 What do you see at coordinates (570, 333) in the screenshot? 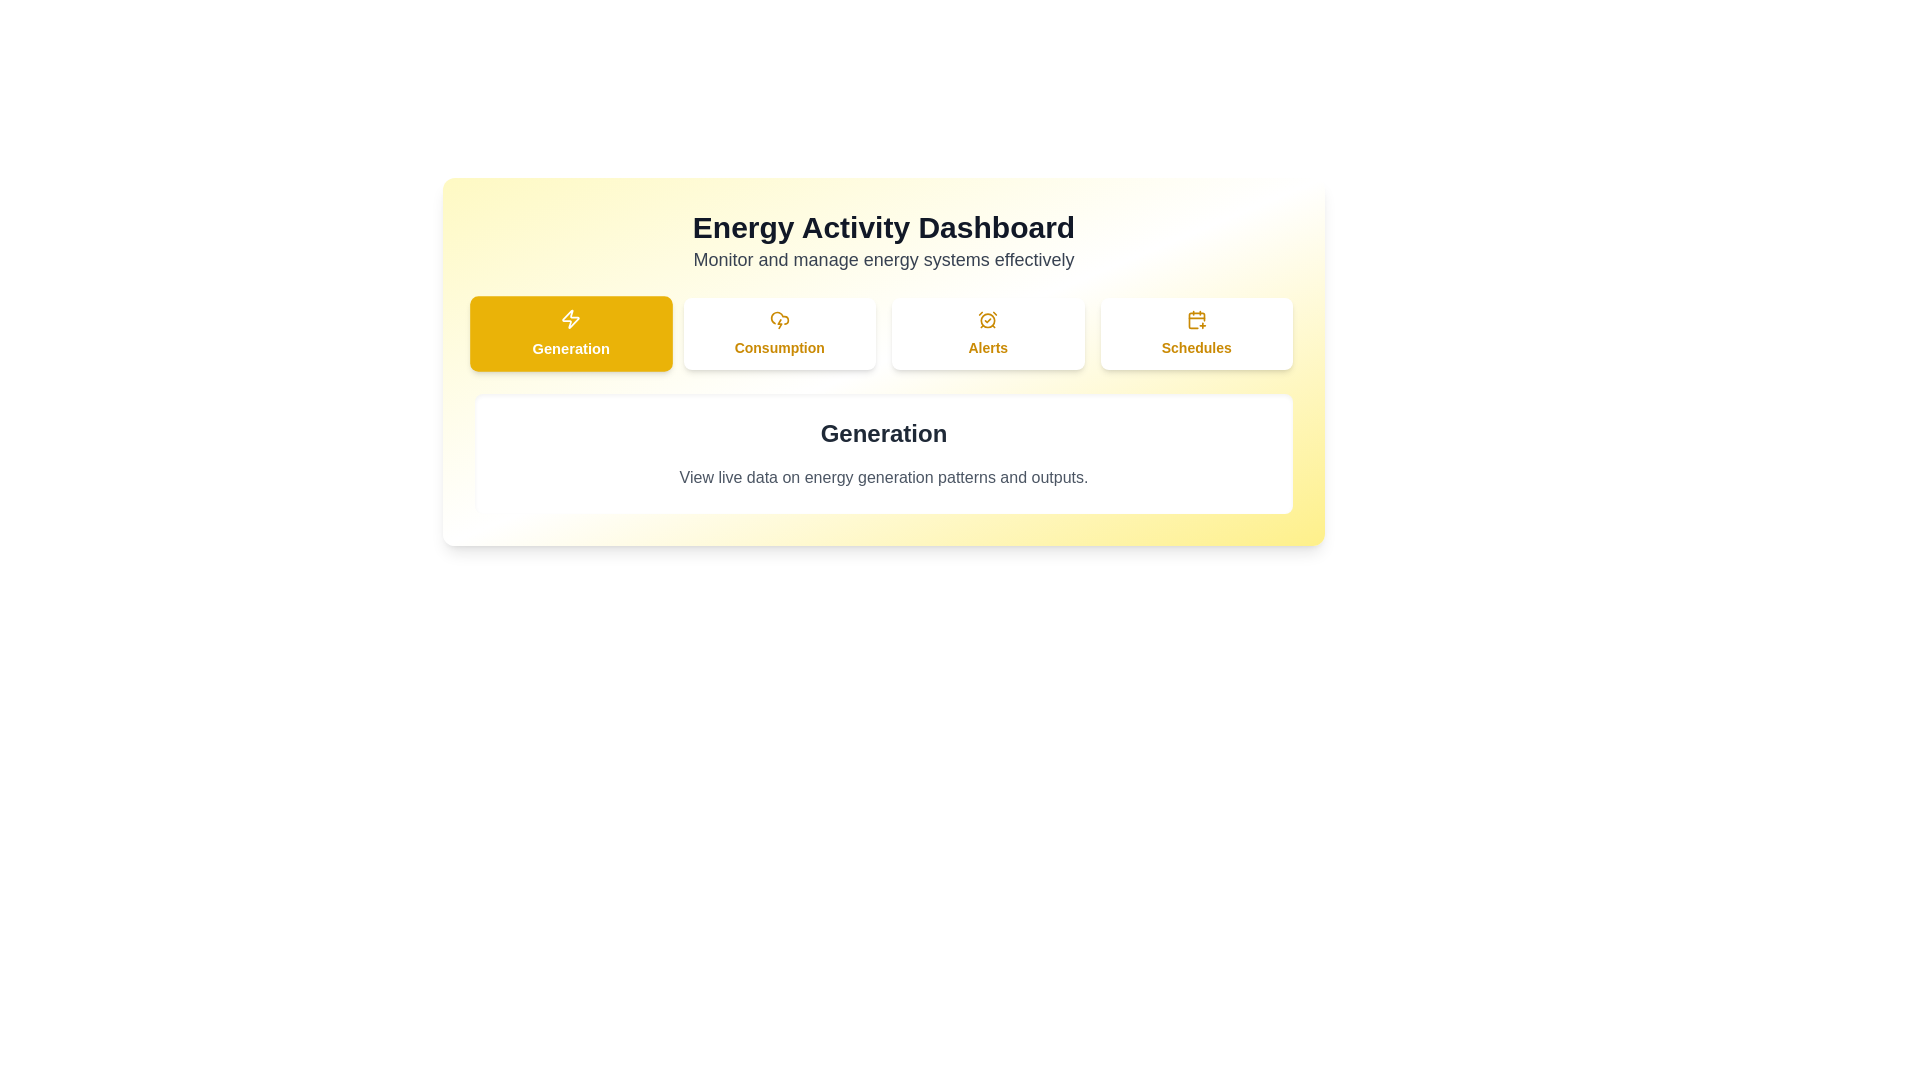
I see `the Generation tab to view its content` at bounding box center [570, 333].